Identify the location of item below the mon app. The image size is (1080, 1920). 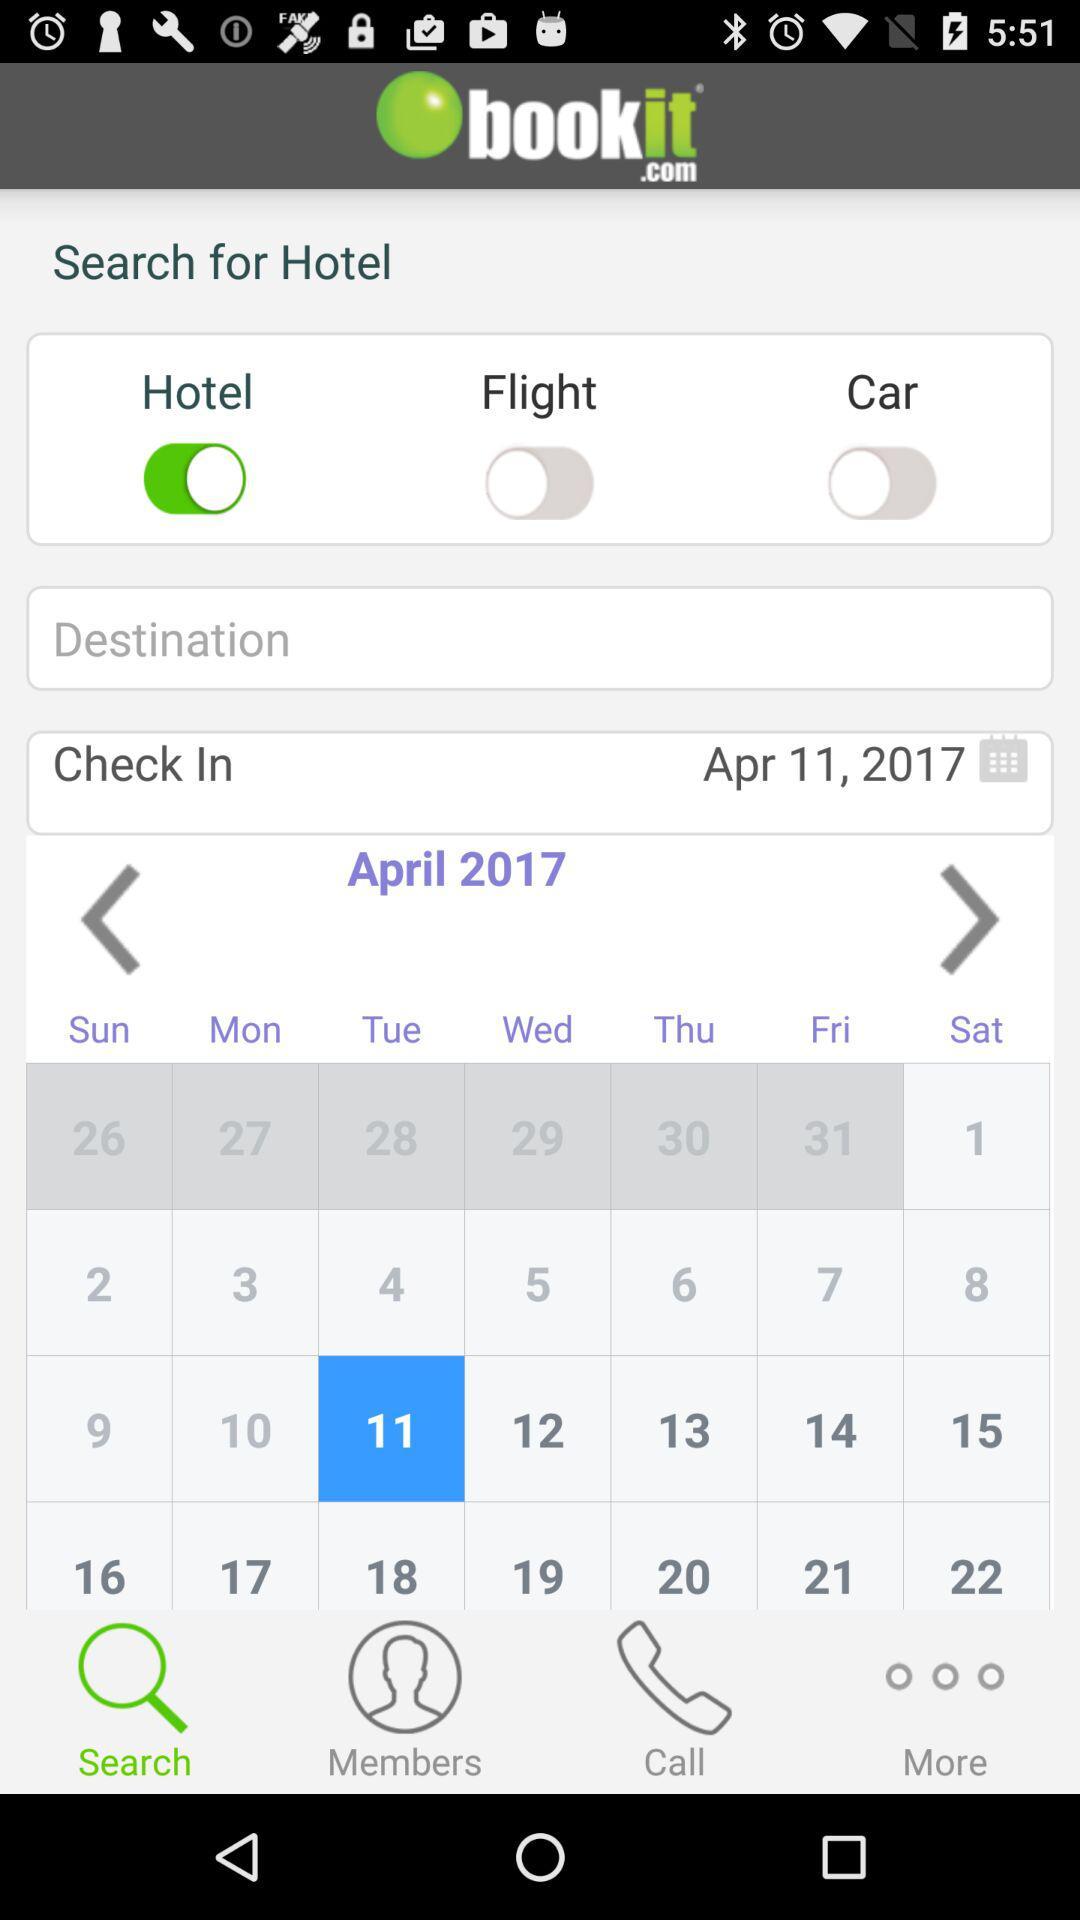
(391, 1136).